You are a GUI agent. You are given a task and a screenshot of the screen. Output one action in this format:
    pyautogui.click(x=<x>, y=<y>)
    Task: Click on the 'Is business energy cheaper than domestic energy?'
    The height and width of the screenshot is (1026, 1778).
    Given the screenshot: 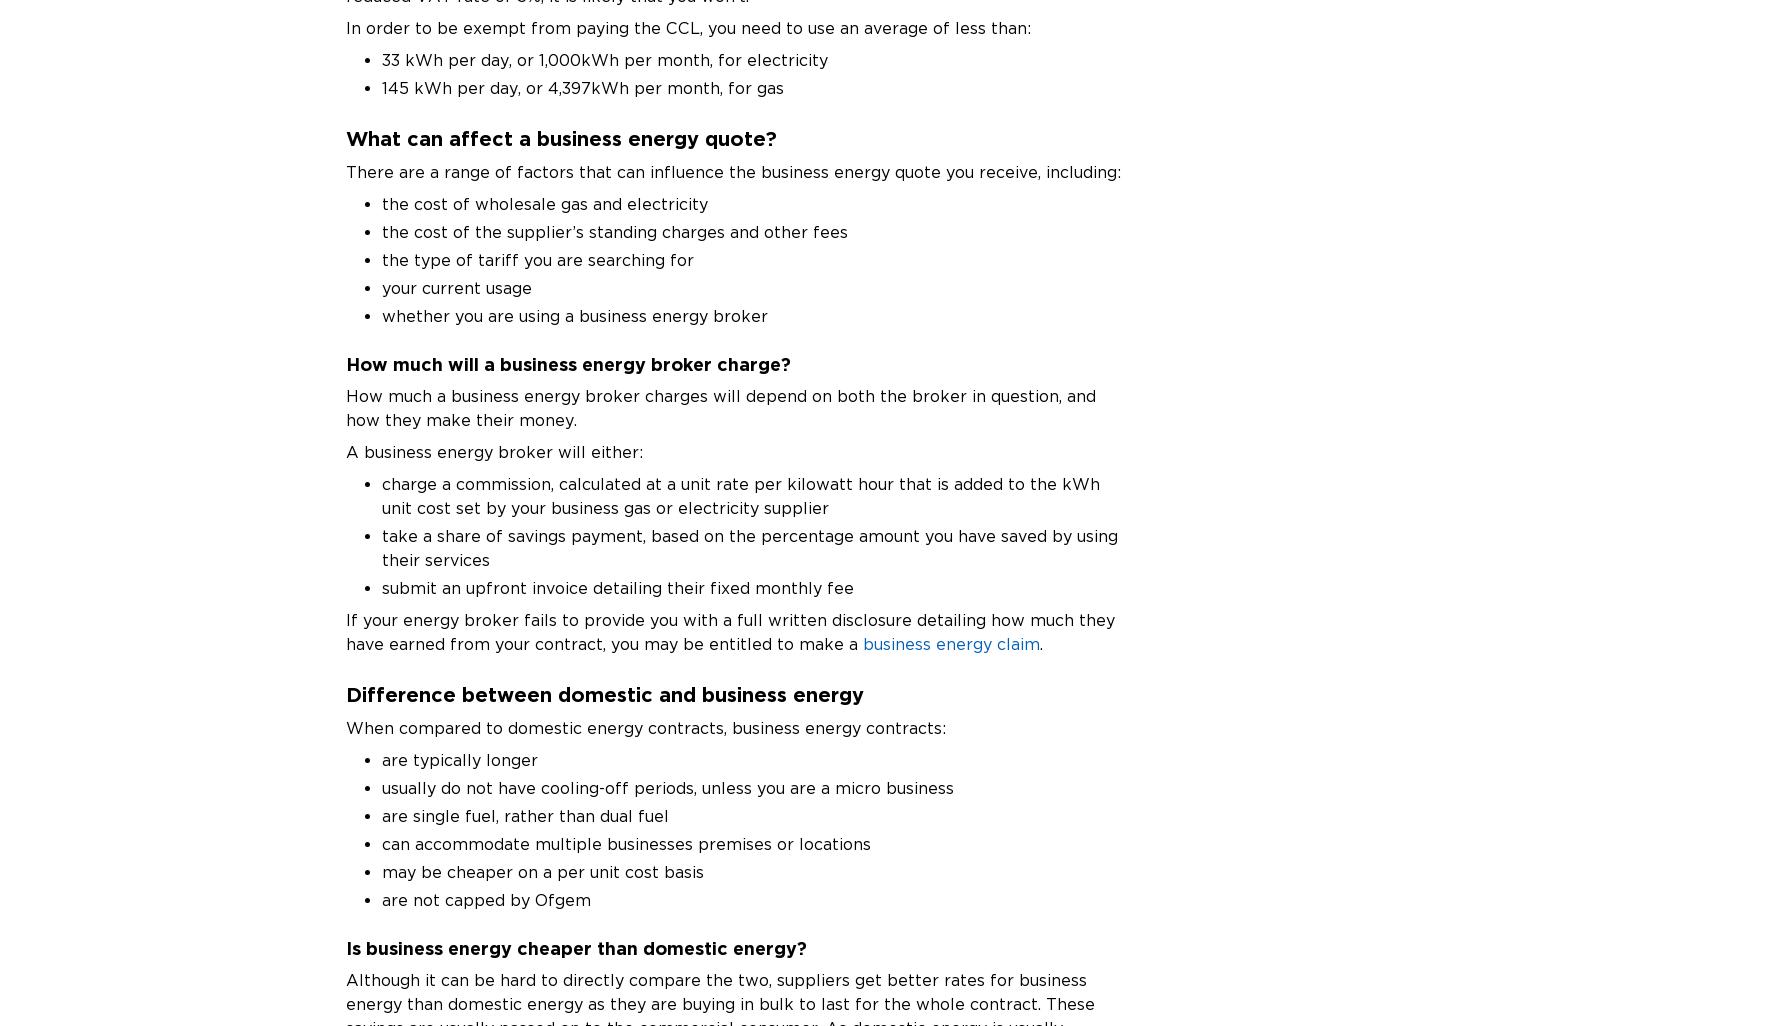 What is the action you would take?
    pyautogui.click(x=575, y=947)
    